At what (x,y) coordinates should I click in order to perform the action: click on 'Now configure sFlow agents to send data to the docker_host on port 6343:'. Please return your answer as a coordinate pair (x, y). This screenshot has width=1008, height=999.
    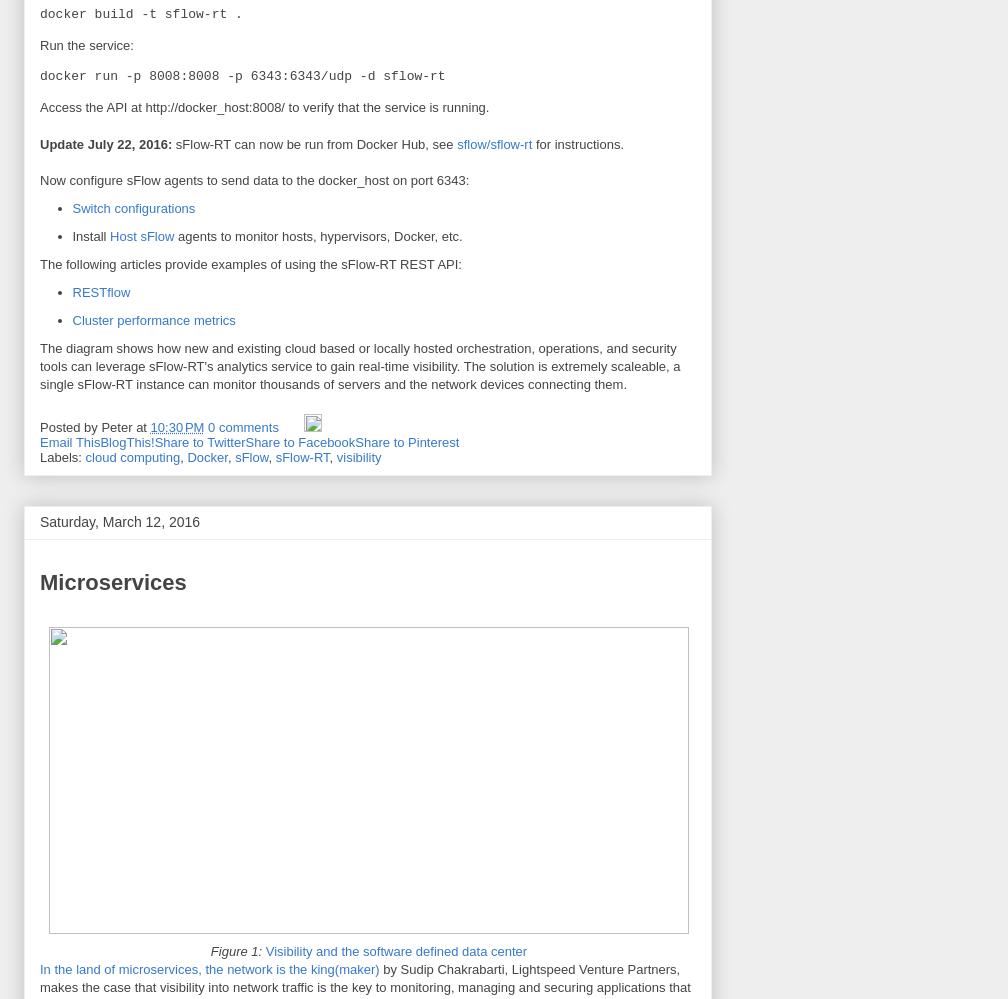
    Looking at the image, I should click on (40, 178).